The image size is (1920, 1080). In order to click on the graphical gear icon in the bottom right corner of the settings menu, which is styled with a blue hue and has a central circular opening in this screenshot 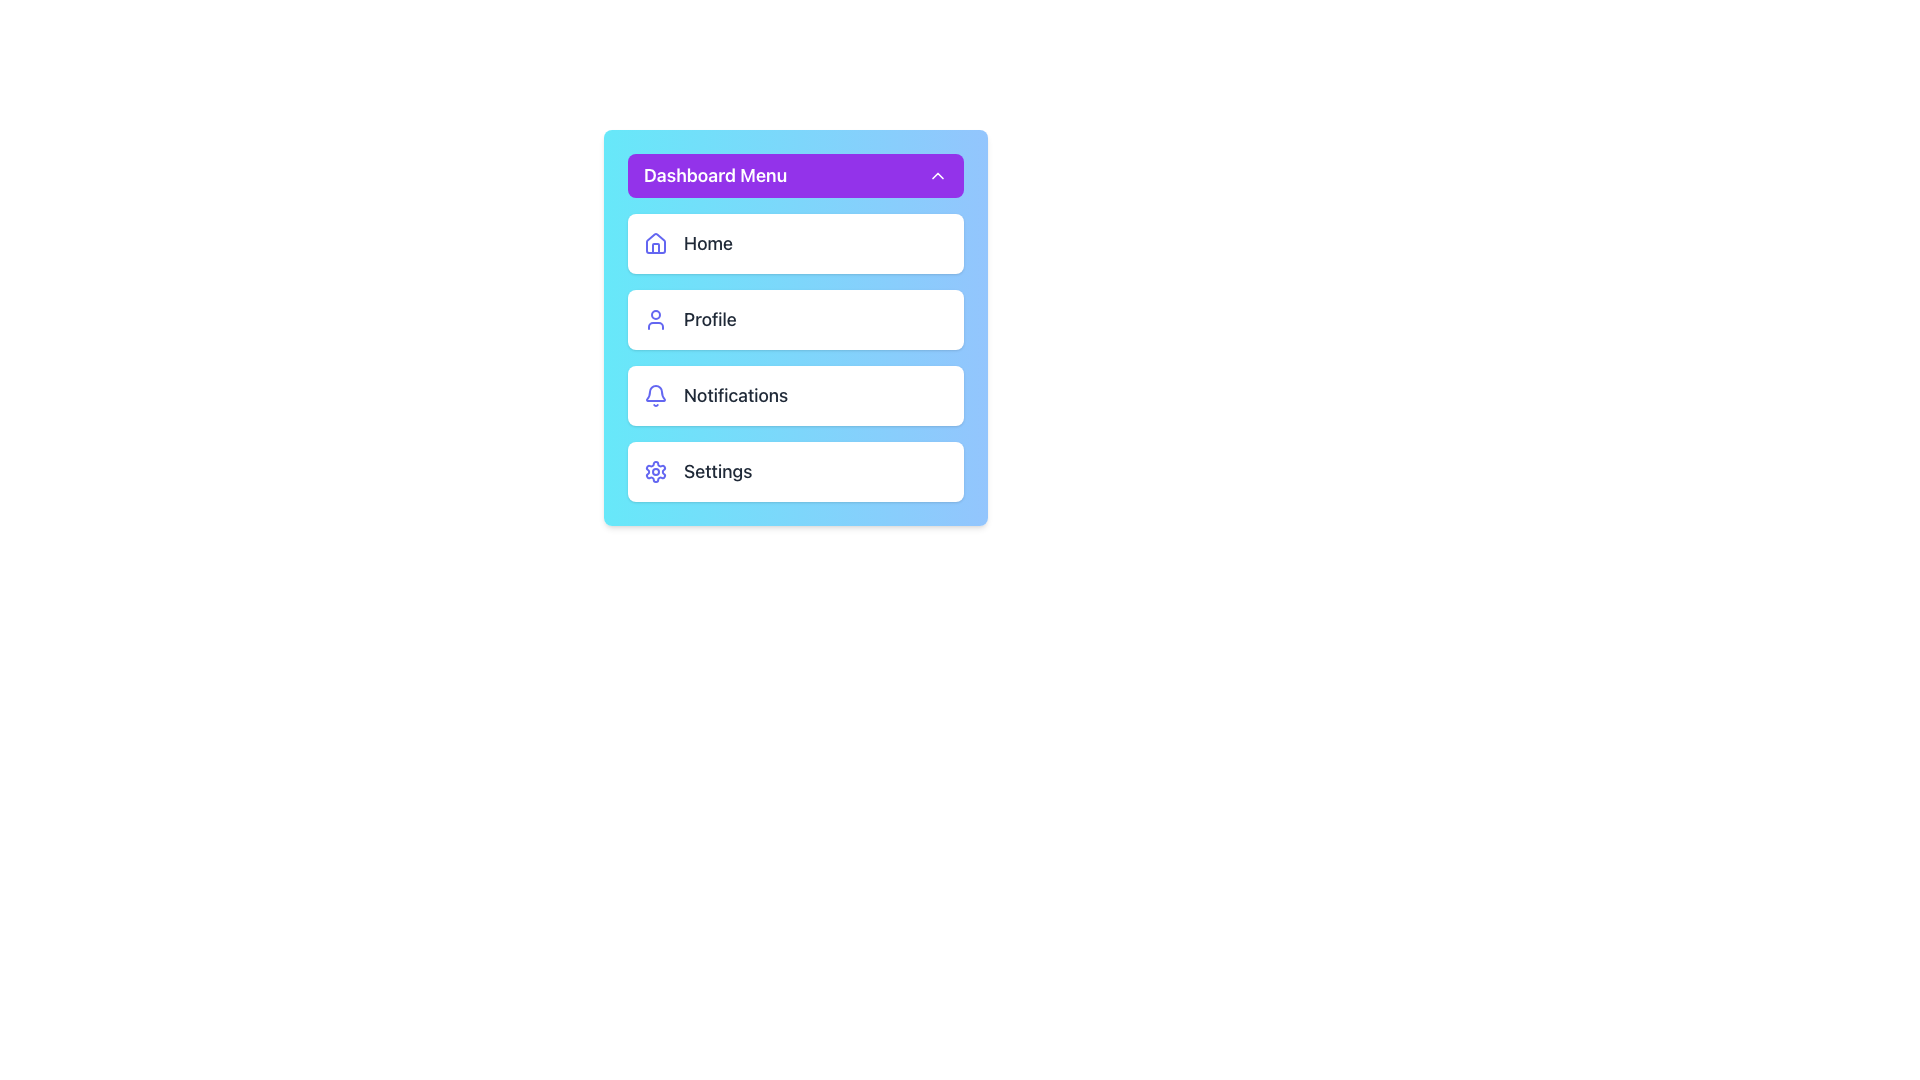, I will do `click(656, 471)`.